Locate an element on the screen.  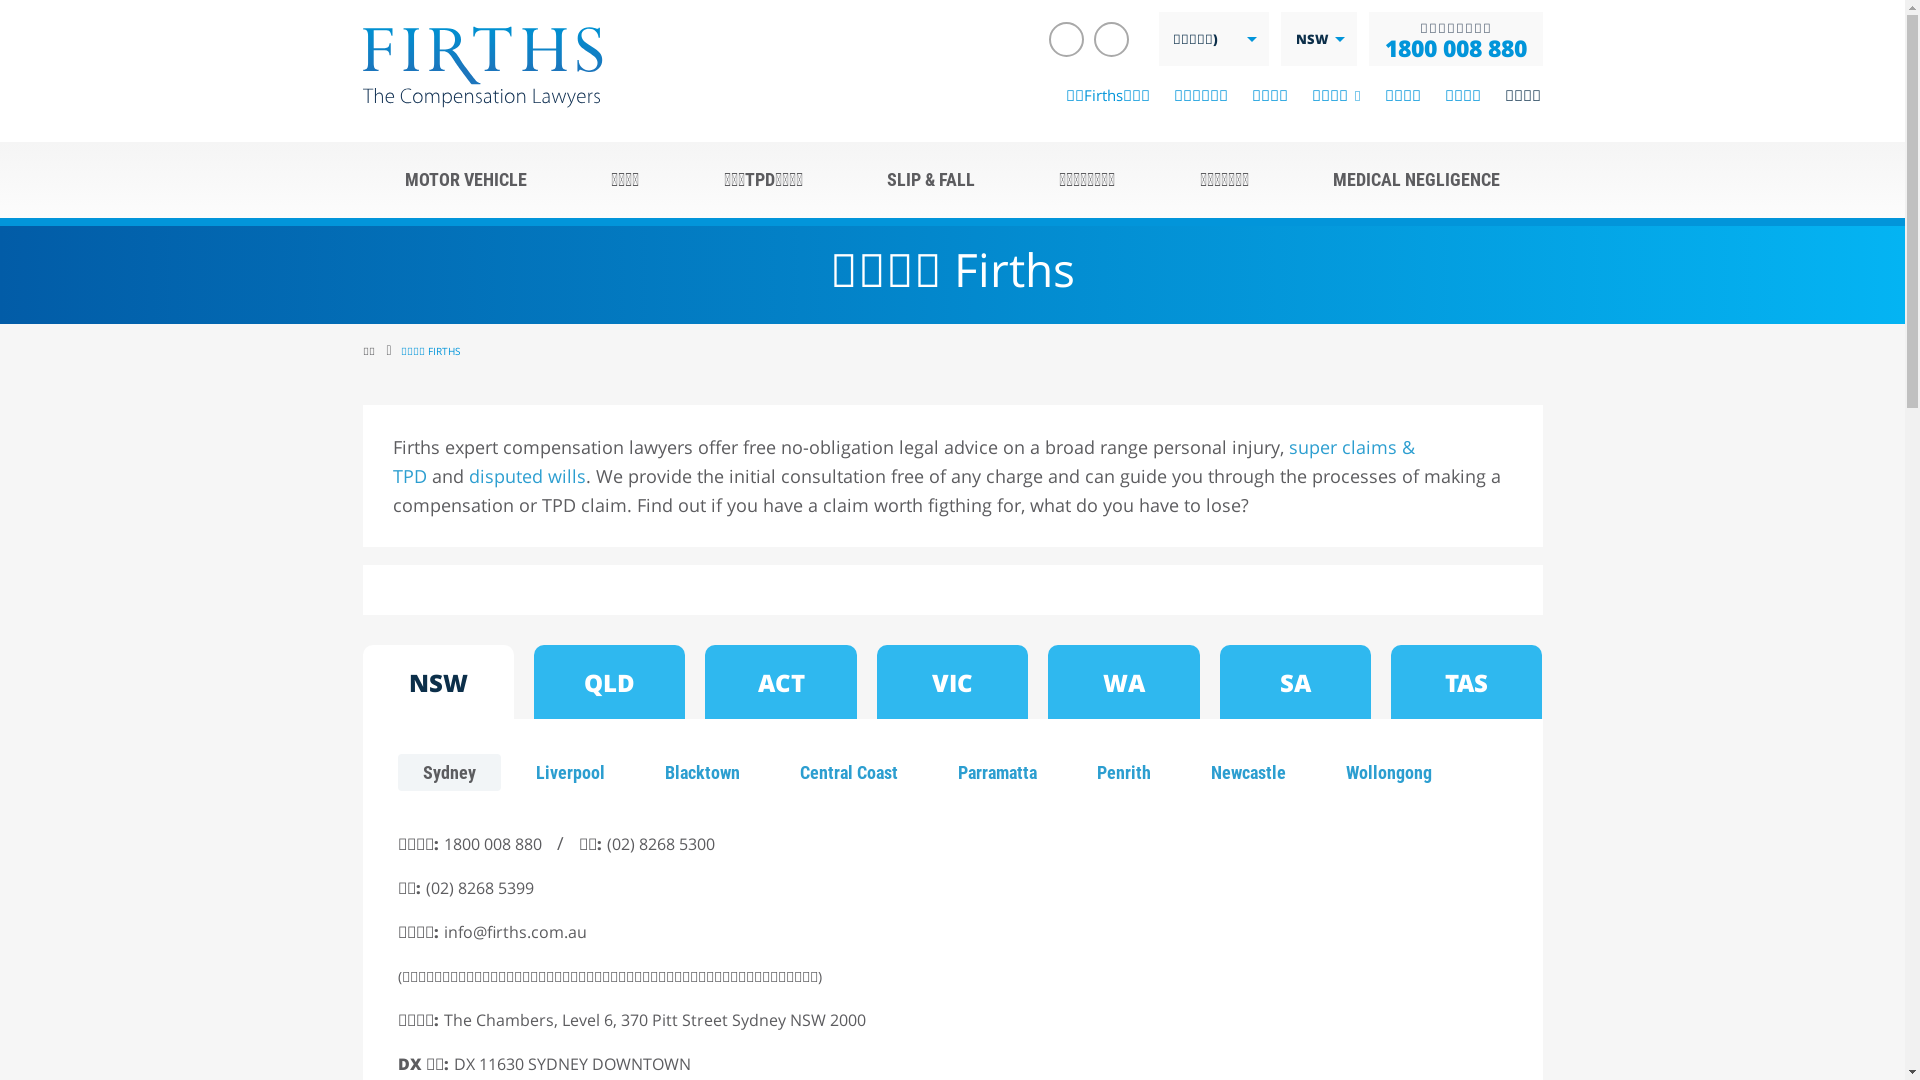
'TAS' is located at coordinates (1466, 681).